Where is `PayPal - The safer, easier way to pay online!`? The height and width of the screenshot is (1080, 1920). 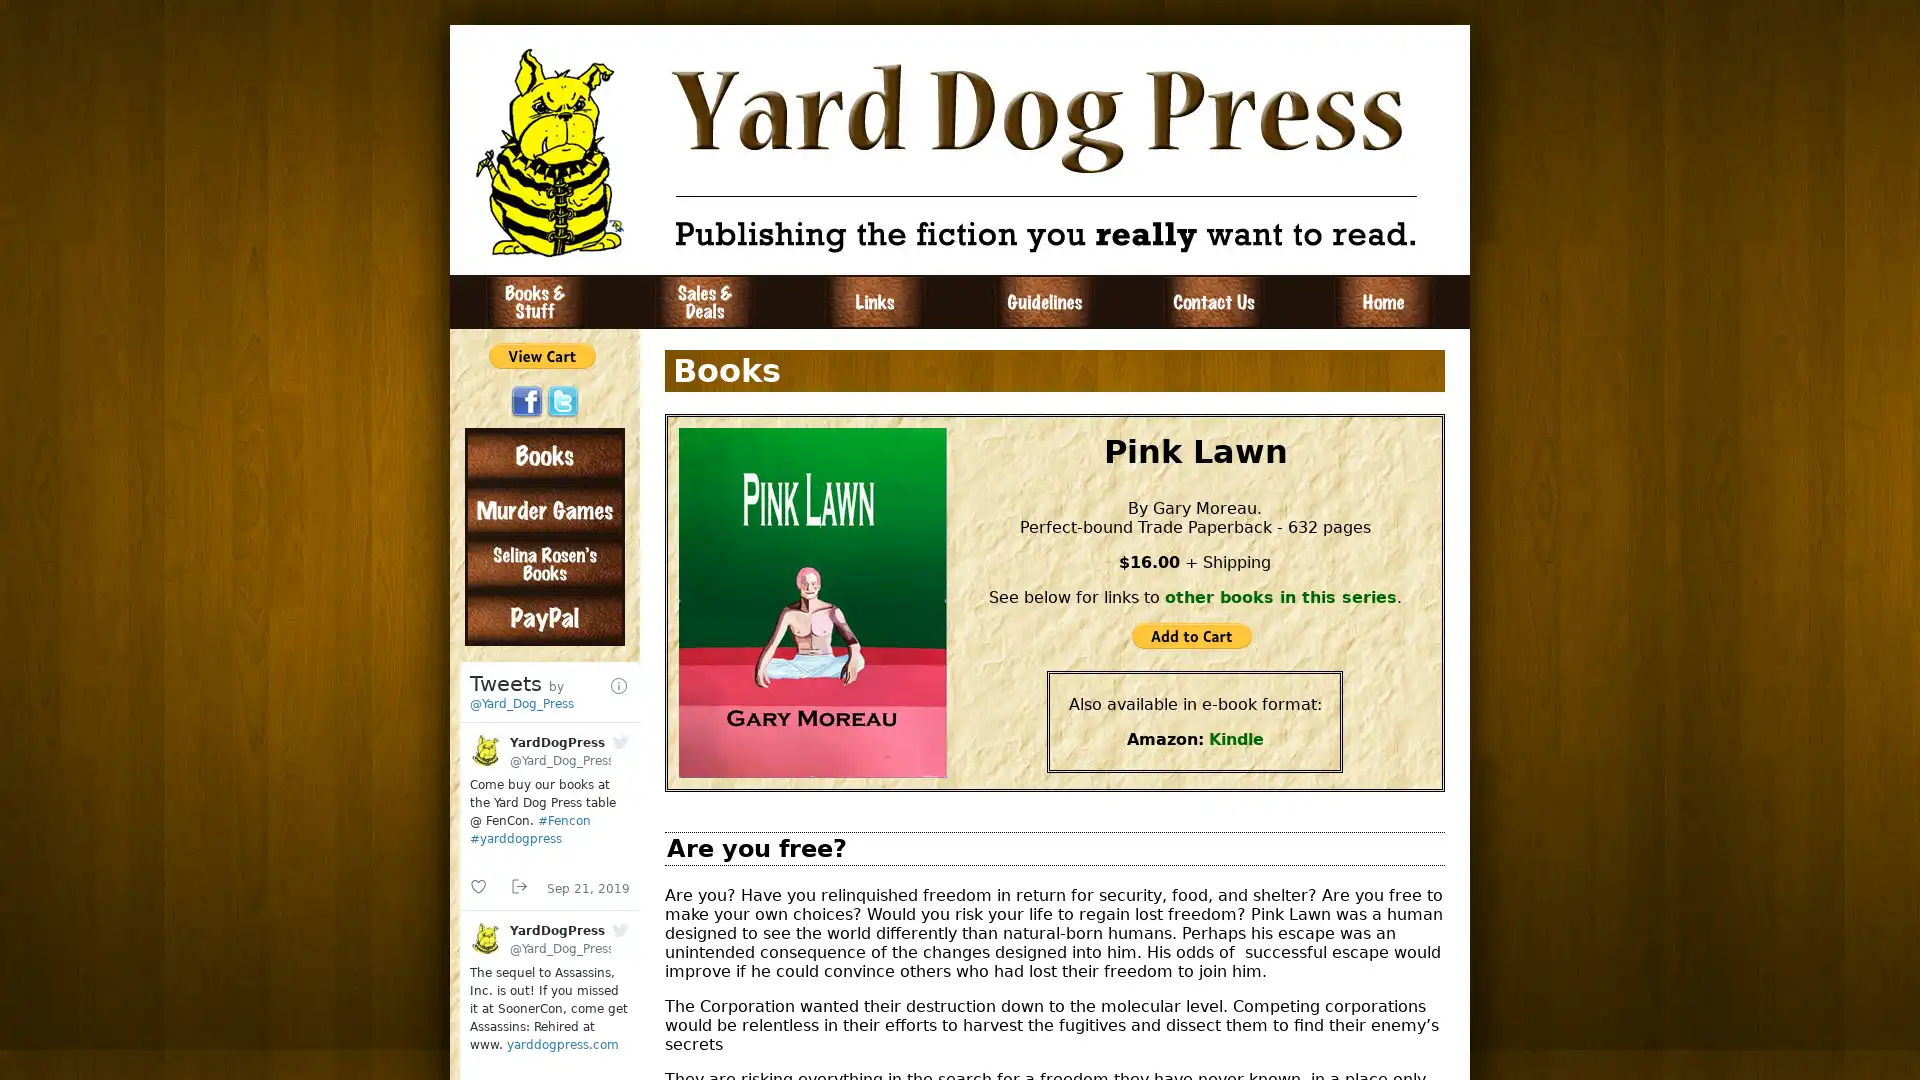
PayPal - The safer, easier way to pay online! is located at coordinates (1191, 636).